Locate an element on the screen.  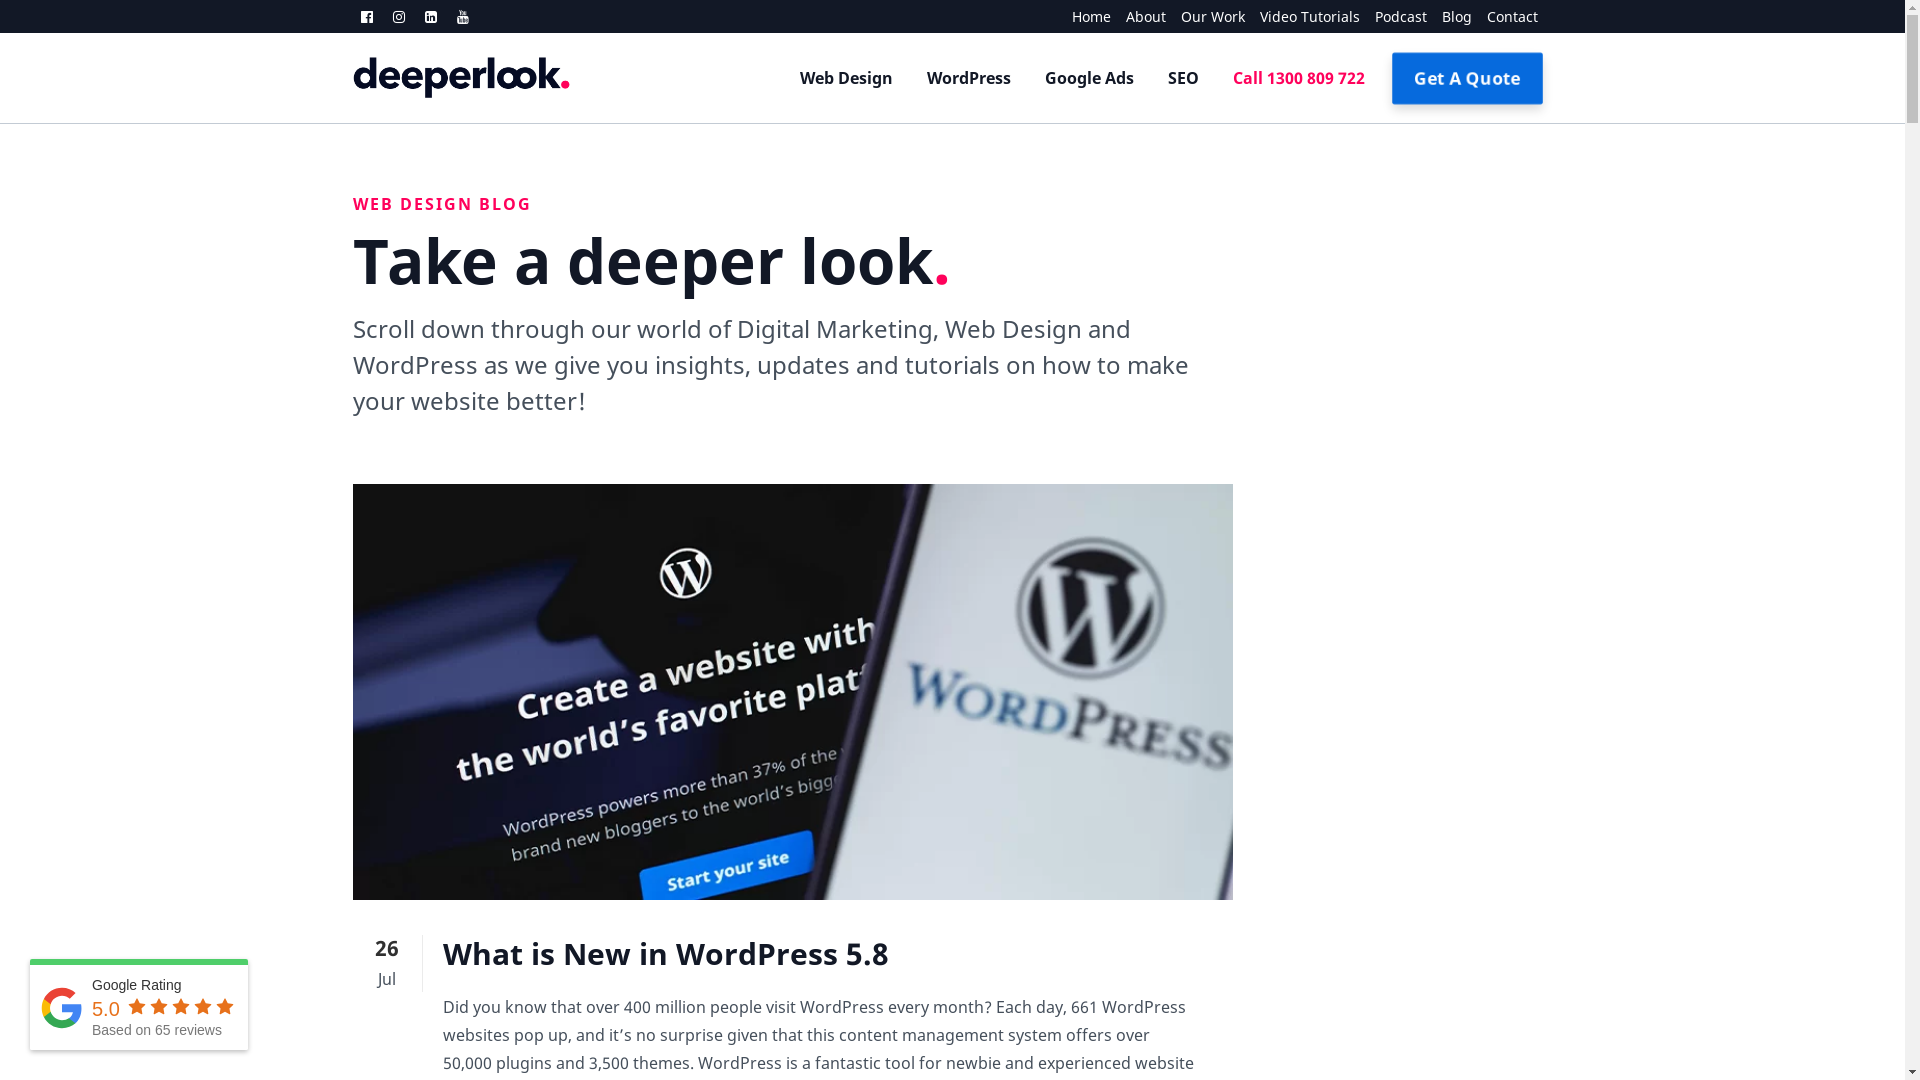
'What is New in WordPress 5.8' is located at coordinates (665, 952).